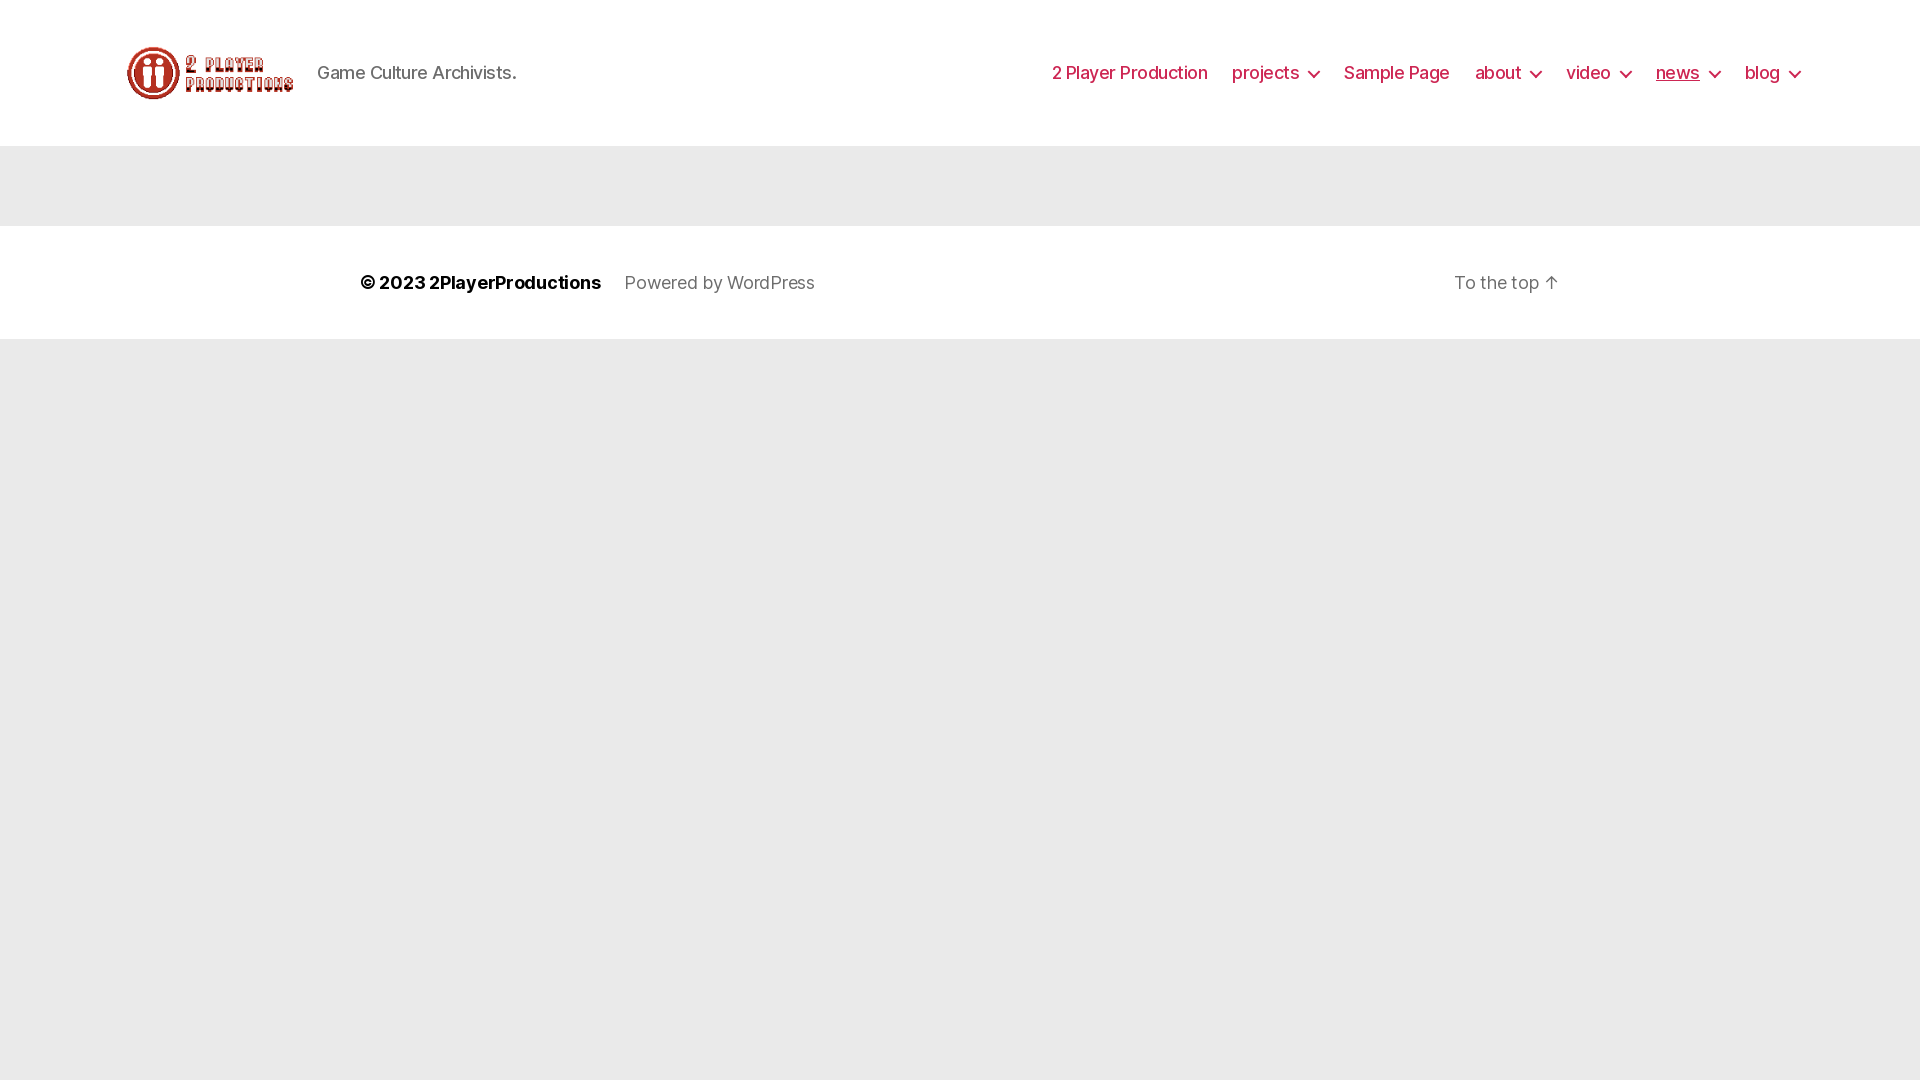  Describe the element at coordinates (1129, 72) in the screenshot. I see `'2 Player Production'` at that location.